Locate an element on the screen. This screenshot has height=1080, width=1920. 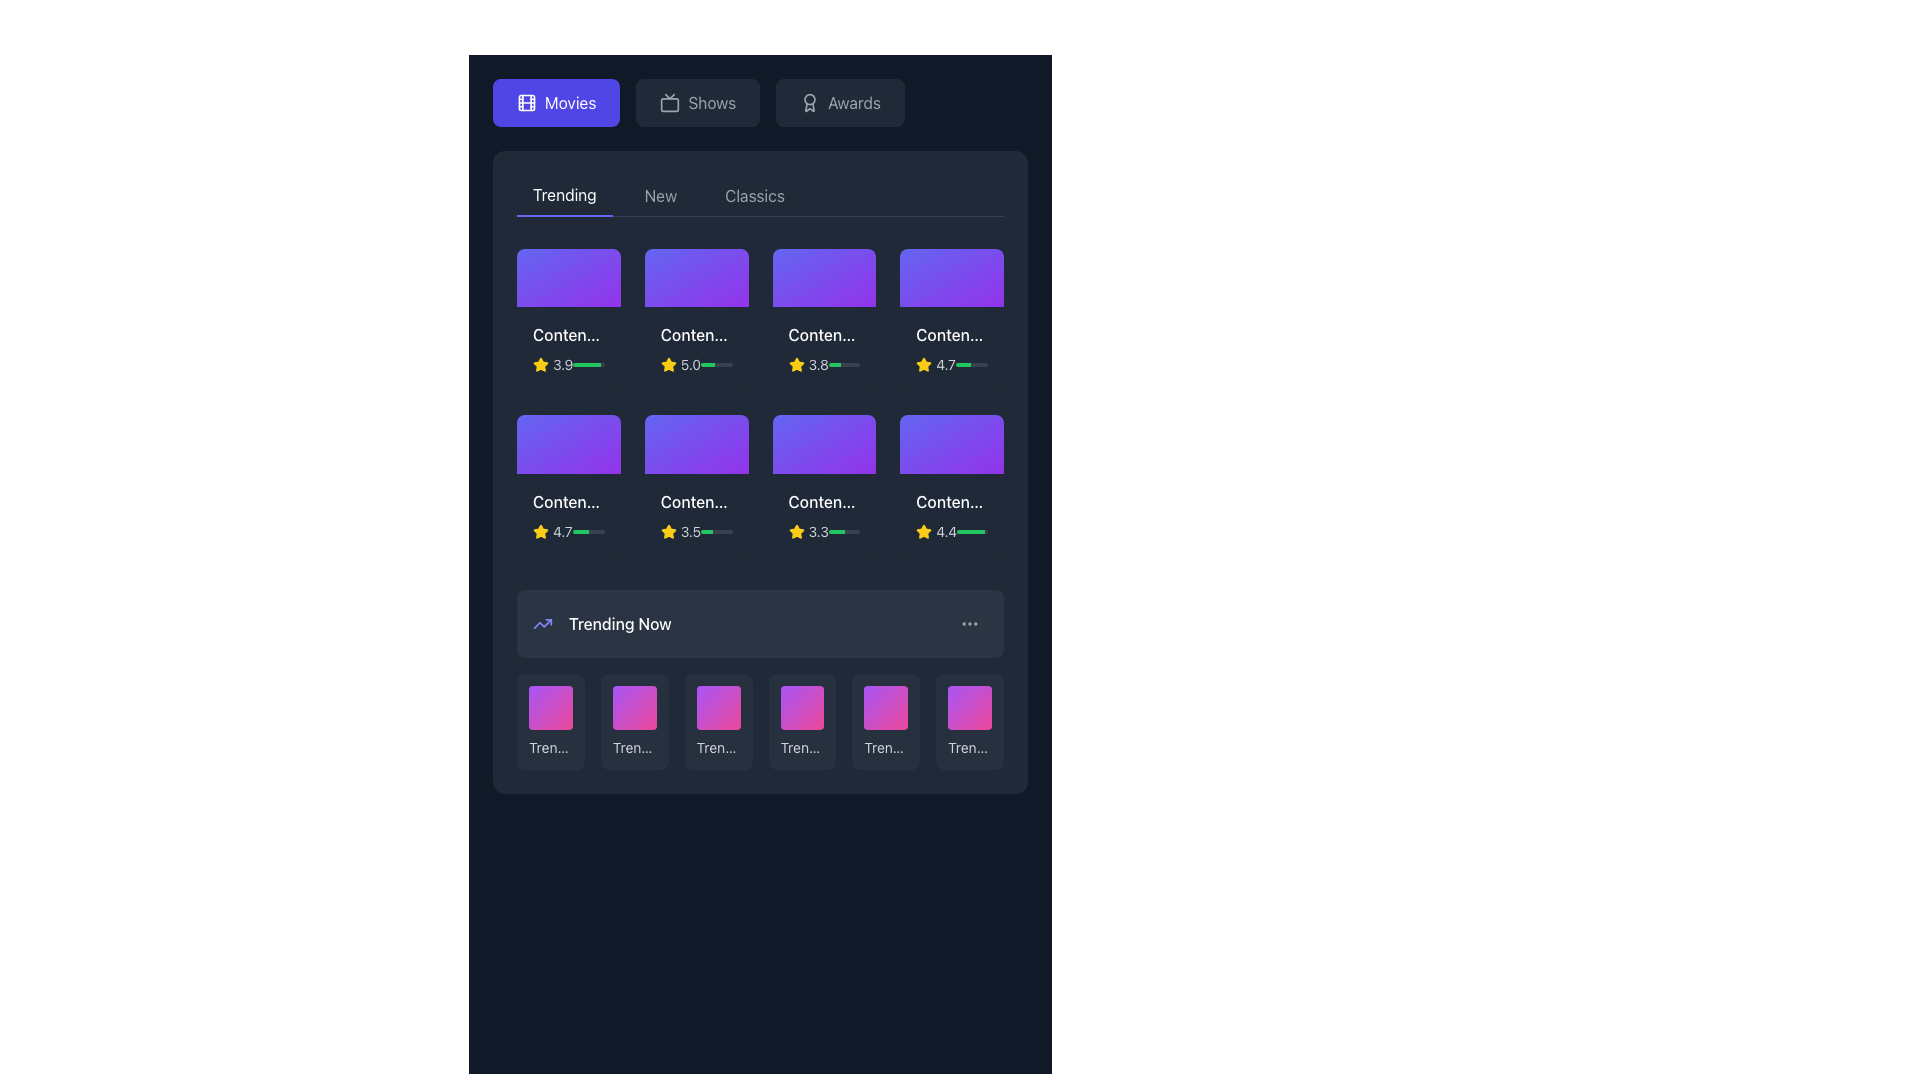
the title label of the content item located in the fourth card of the second row under the 'Trending' section is located at coordinates (951, 334).